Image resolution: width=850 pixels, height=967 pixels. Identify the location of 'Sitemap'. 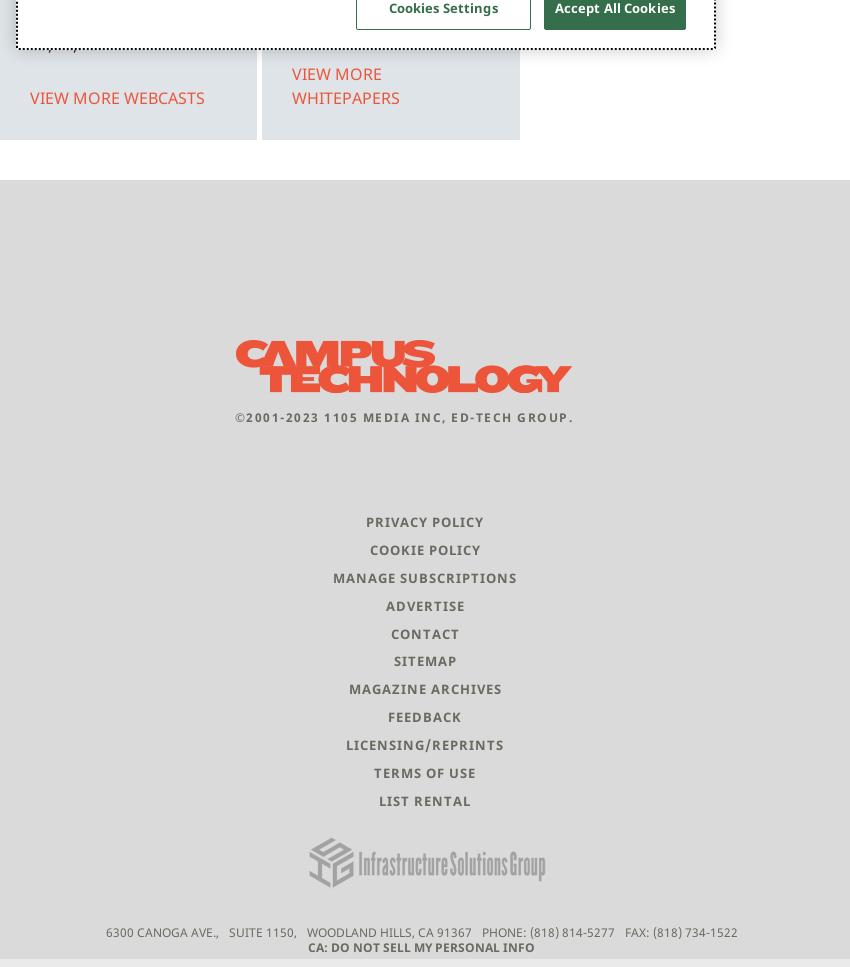
(393, 660).